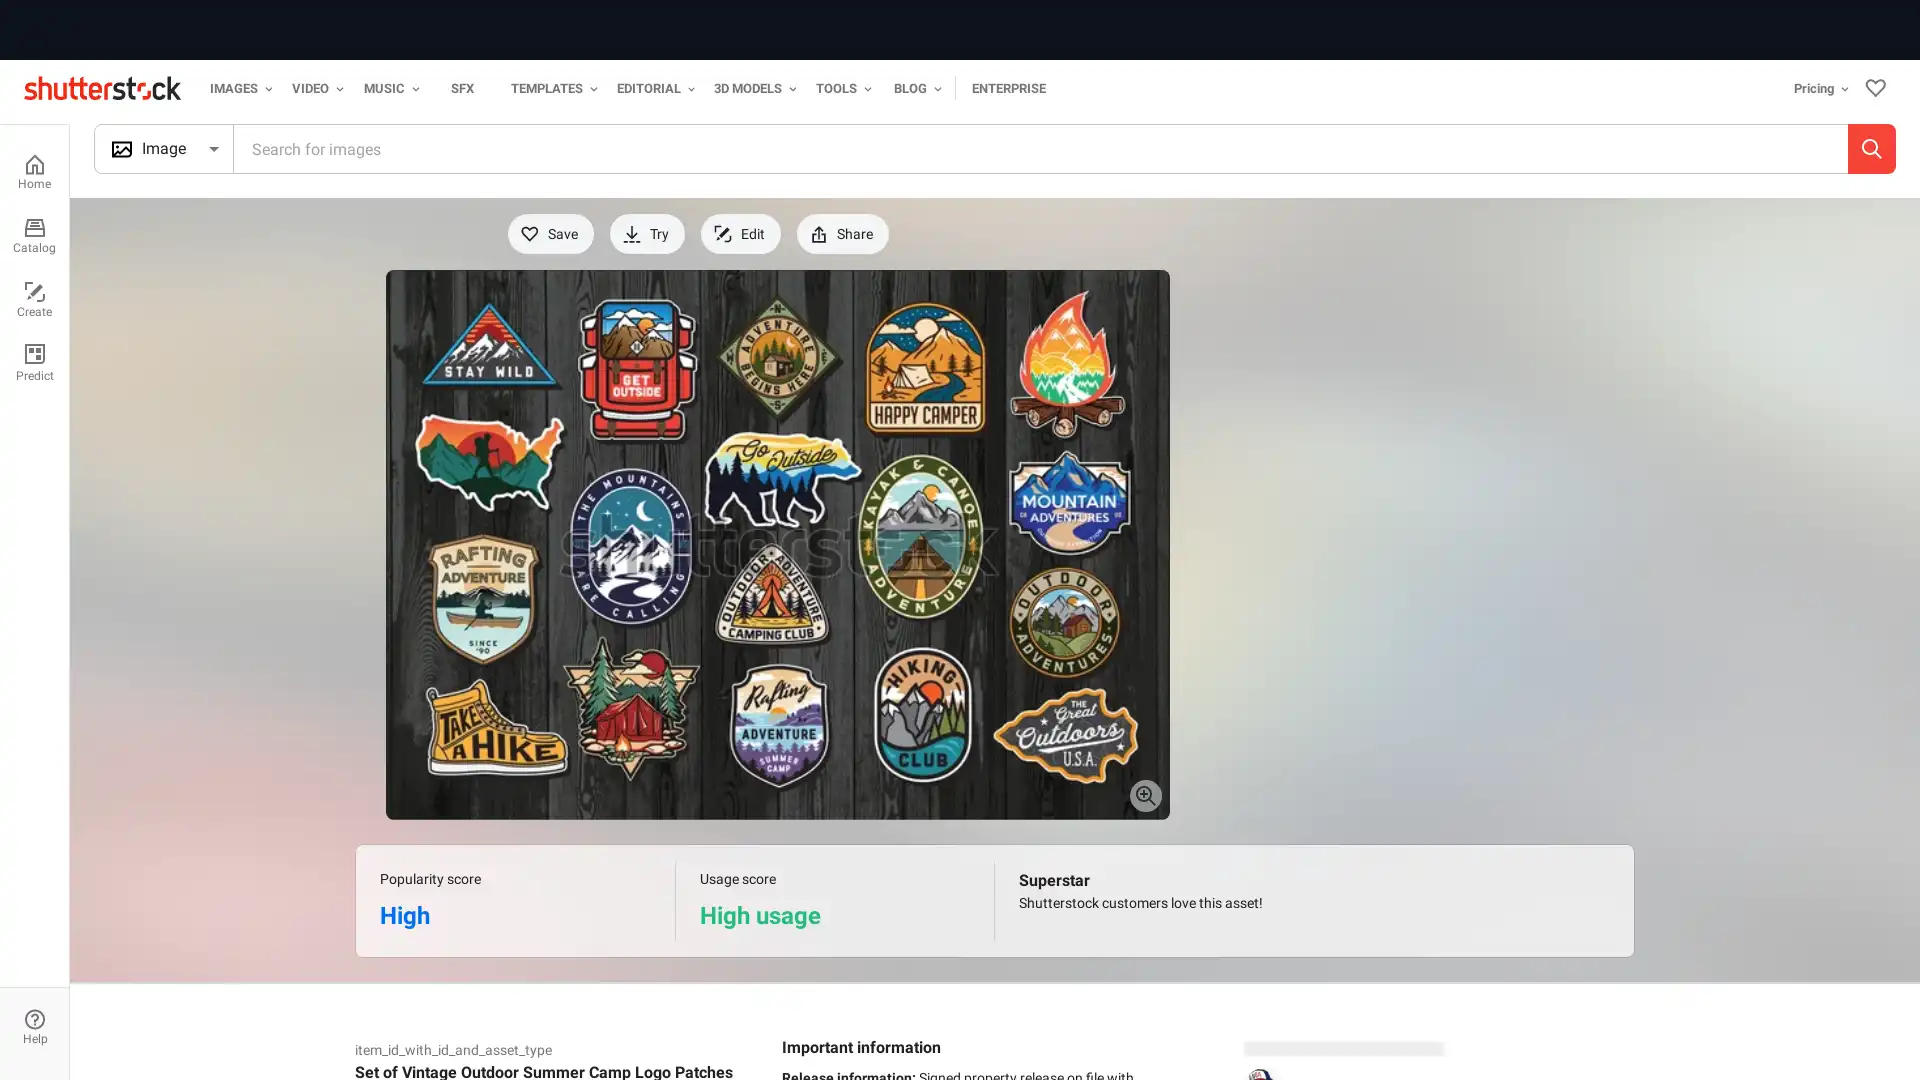  Describe the element at coordinates (1532, 763) in the screenshot. I see `See more` at that location.